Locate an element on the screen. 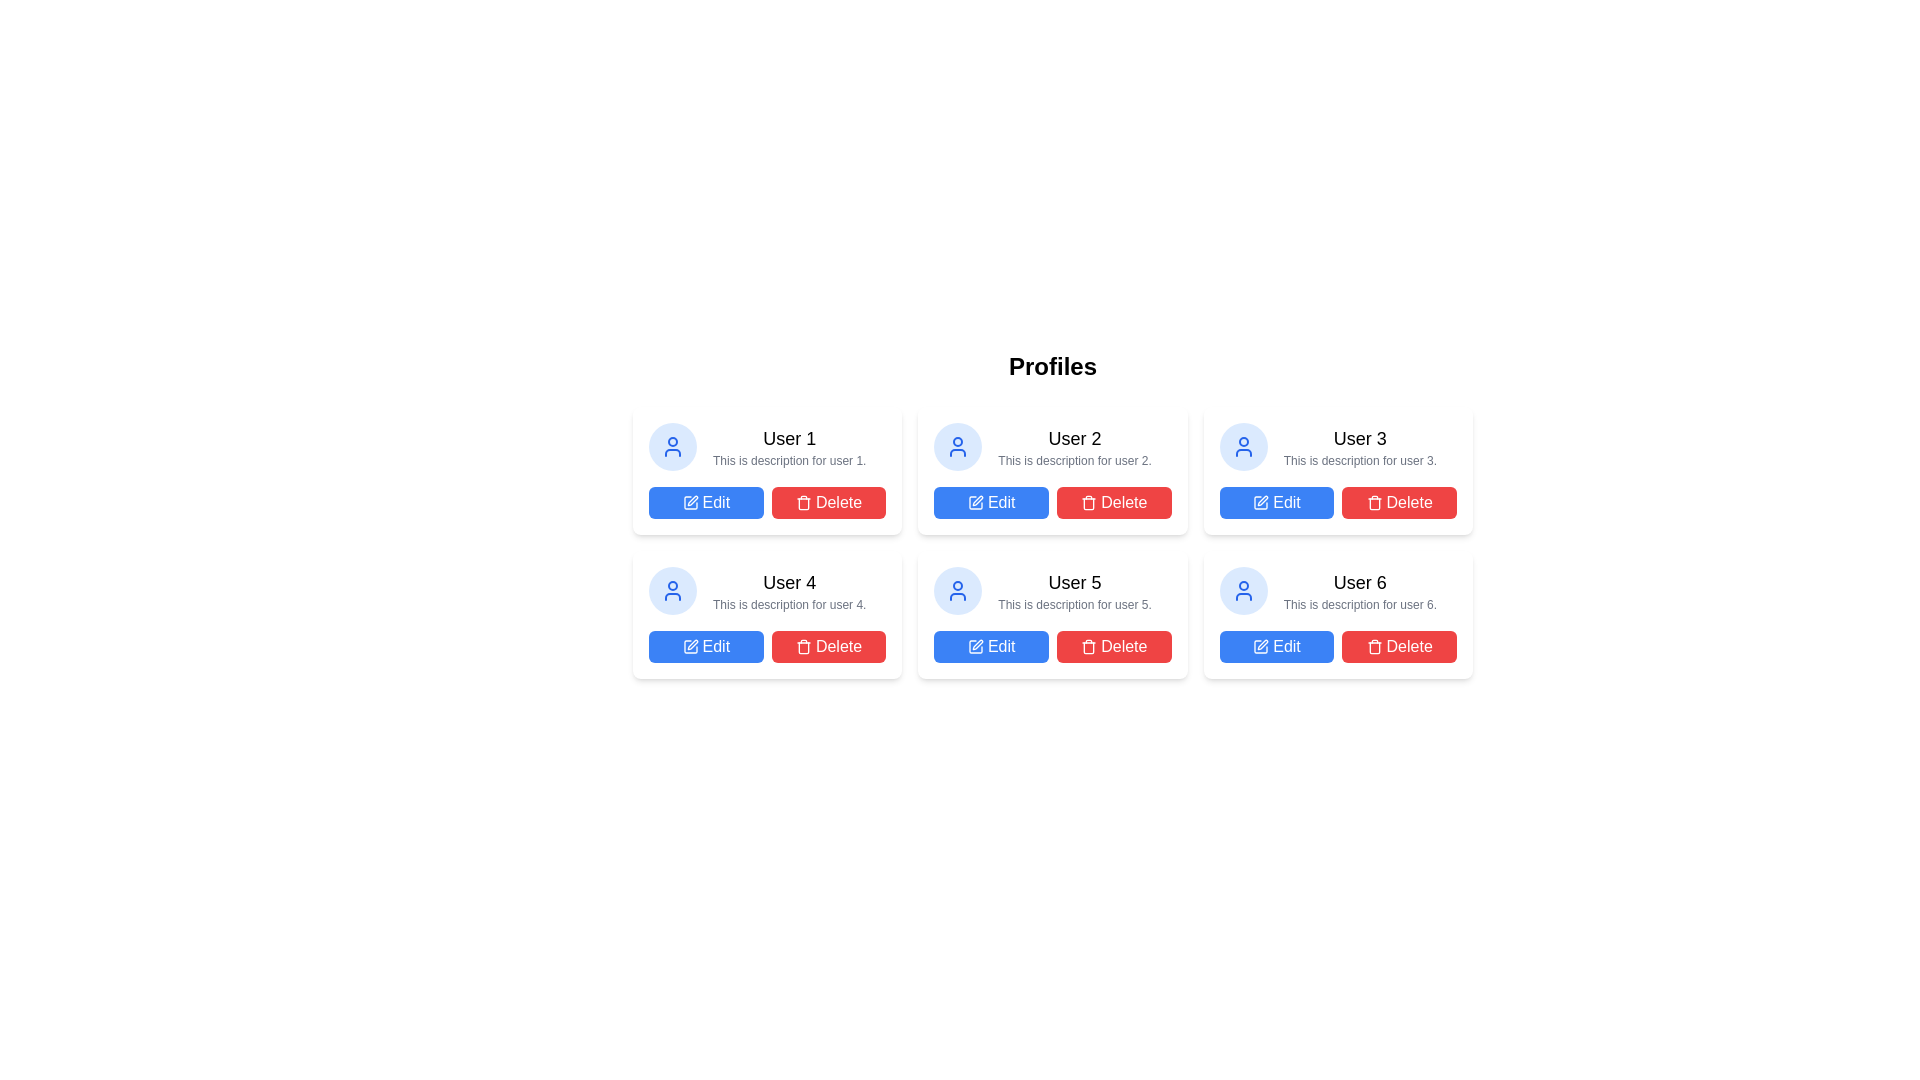 The height and width of the screenshot is (1080, 1920). the textual label that serves as the title for the user profile card located at the center of the second card in the top row of the grid layout is located at coordinates (1074, 438).